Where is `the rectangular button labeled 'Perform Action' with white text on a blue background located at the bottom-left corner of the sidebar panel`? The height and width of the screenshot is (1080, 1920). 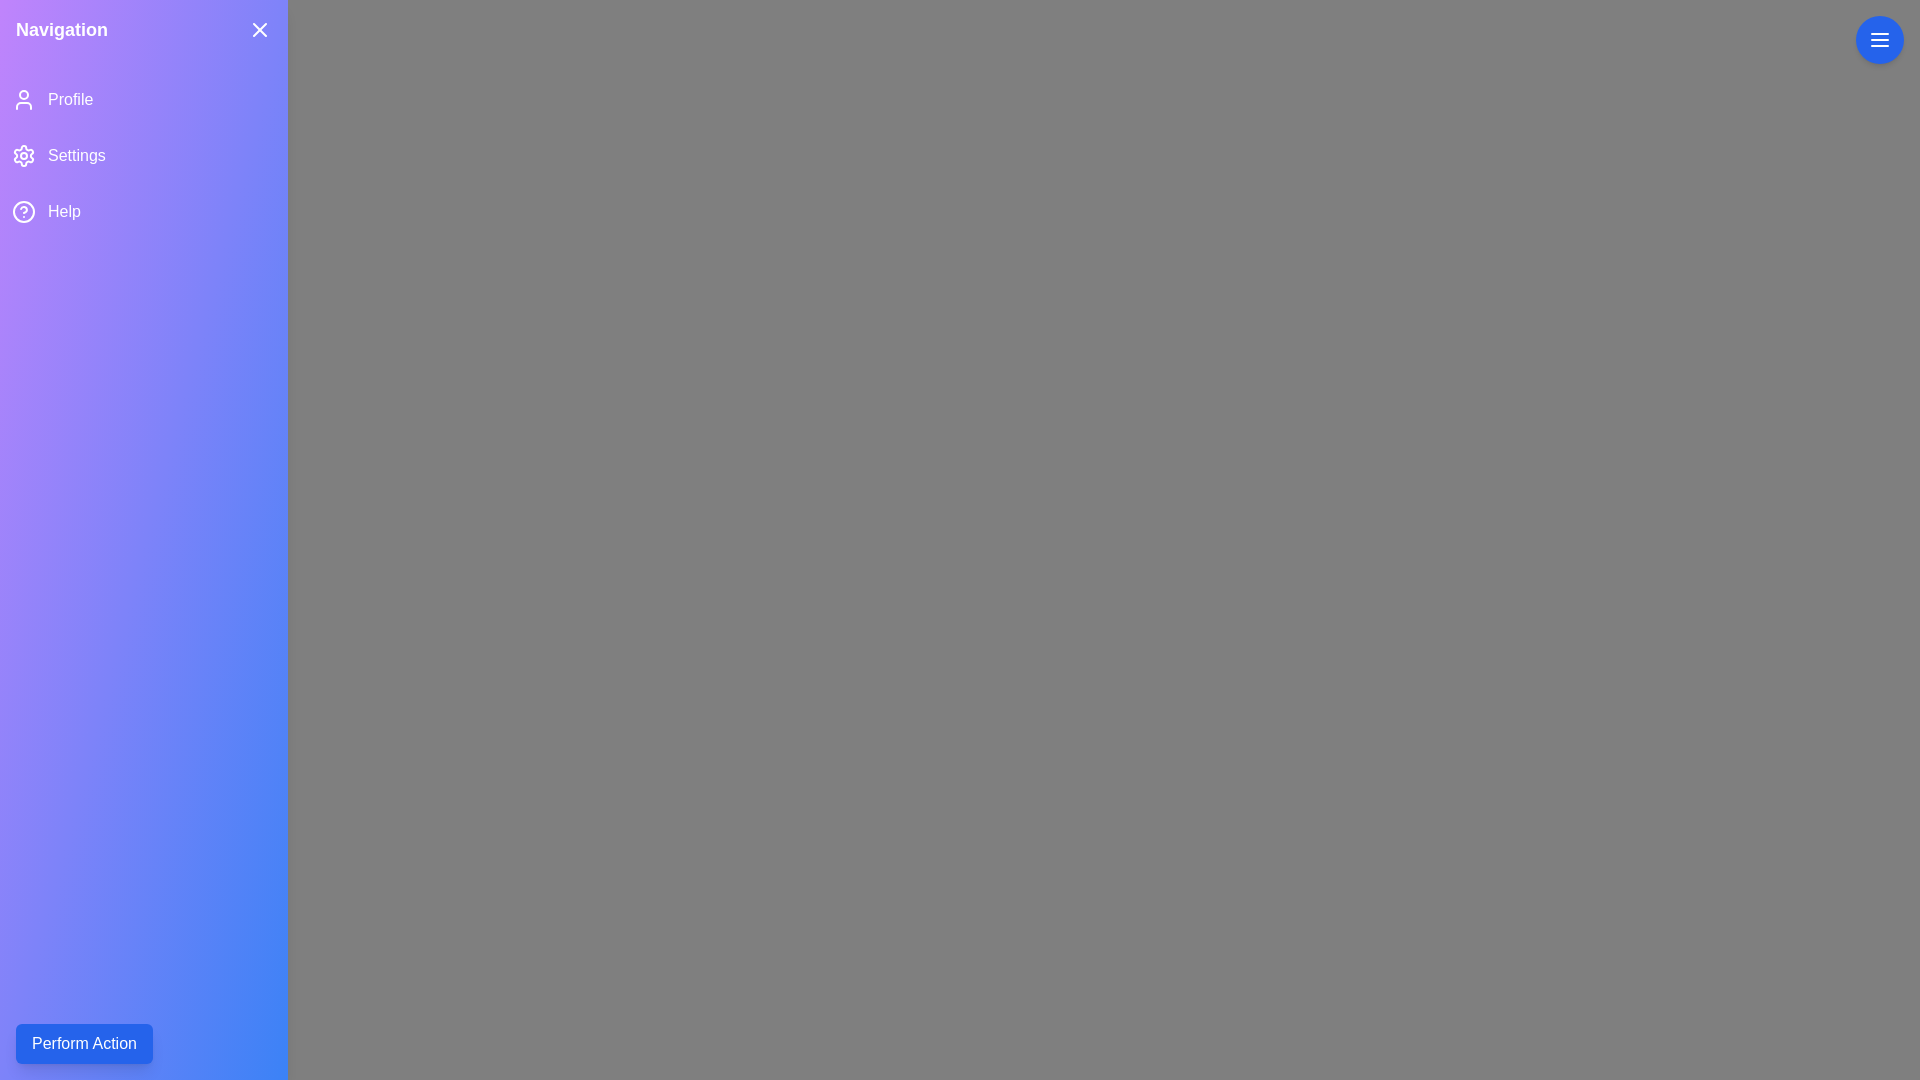 the rectangular button labeled 'Perform Action' with white text on a blue background located at the bottom-left corner of the sidebar panel is located at coordinates (83, 1043).